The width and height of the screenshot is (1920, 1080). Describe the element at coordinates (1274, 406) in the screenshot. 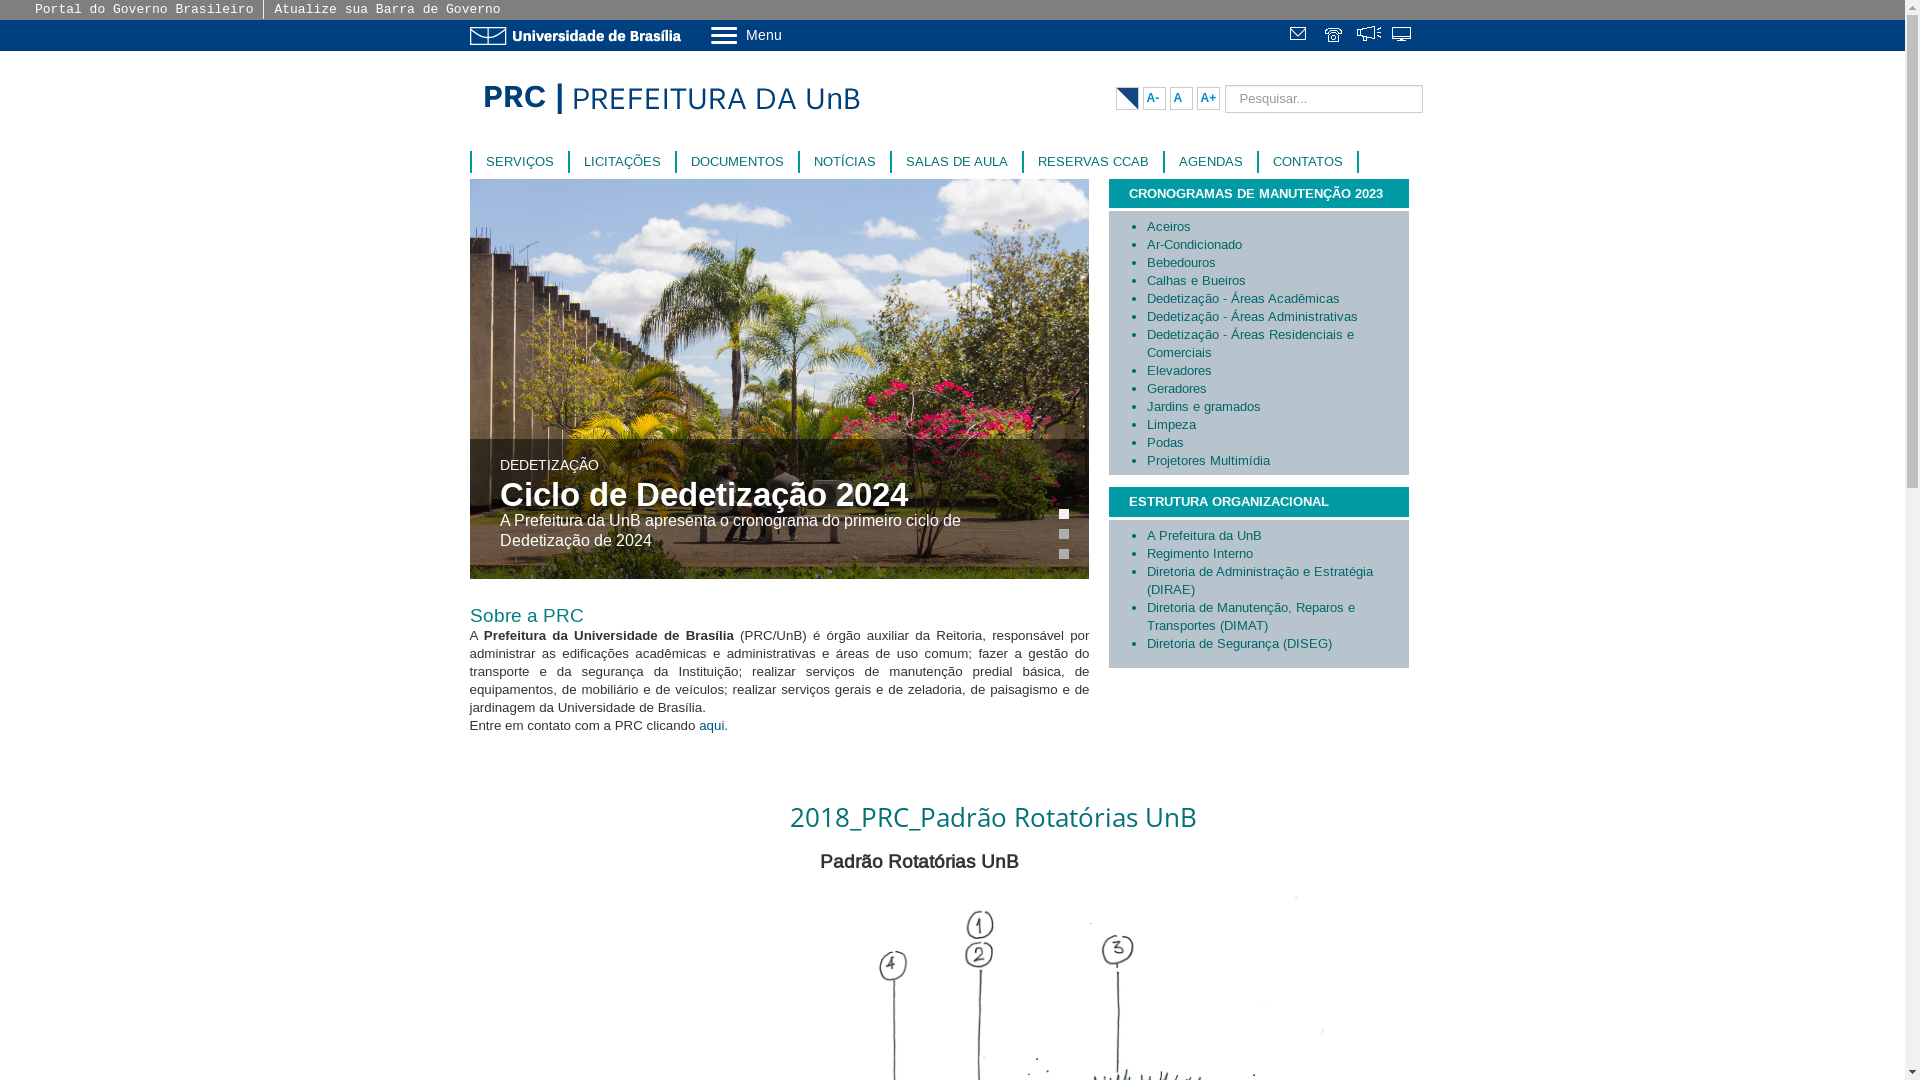

I see `'Jardins e gramados'` at that location.